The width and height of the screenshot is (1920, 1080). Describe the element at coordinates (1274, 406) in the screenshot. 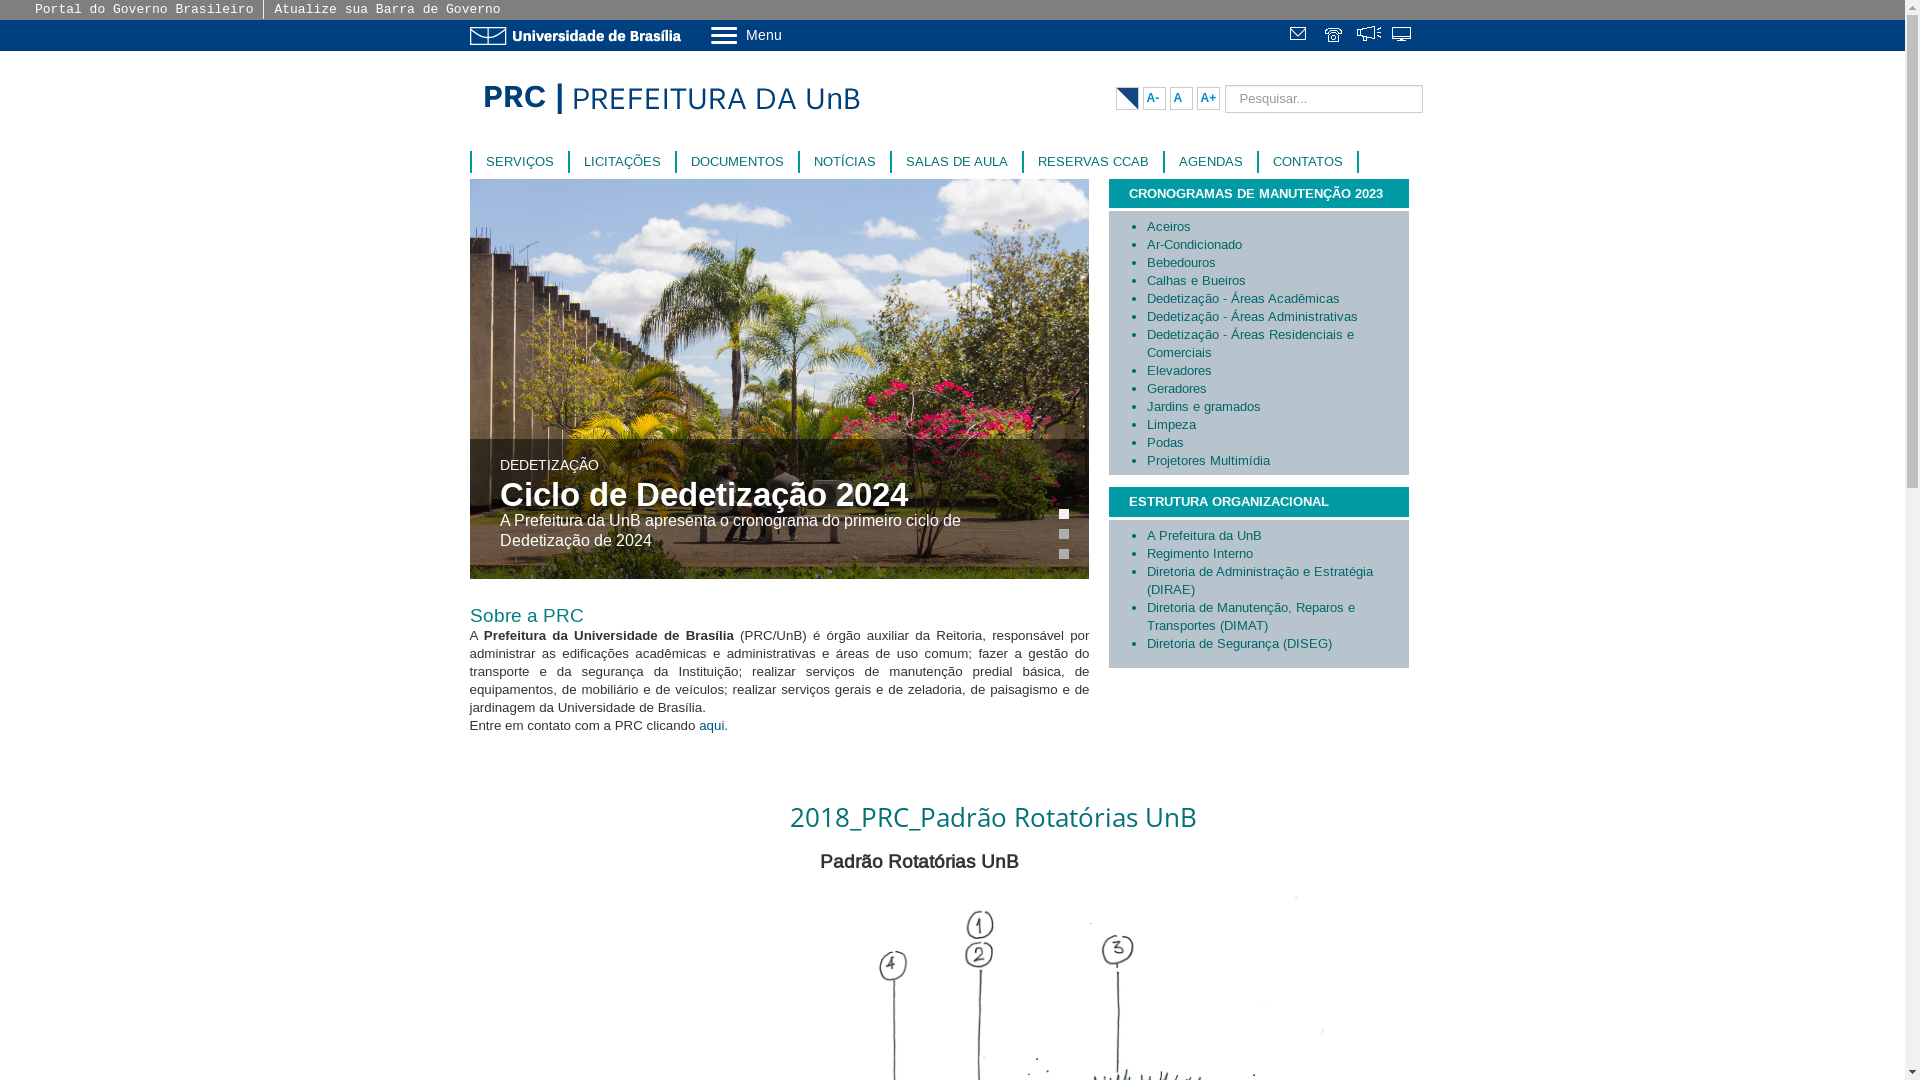

I see `'Jardins e gramados'` at that location.